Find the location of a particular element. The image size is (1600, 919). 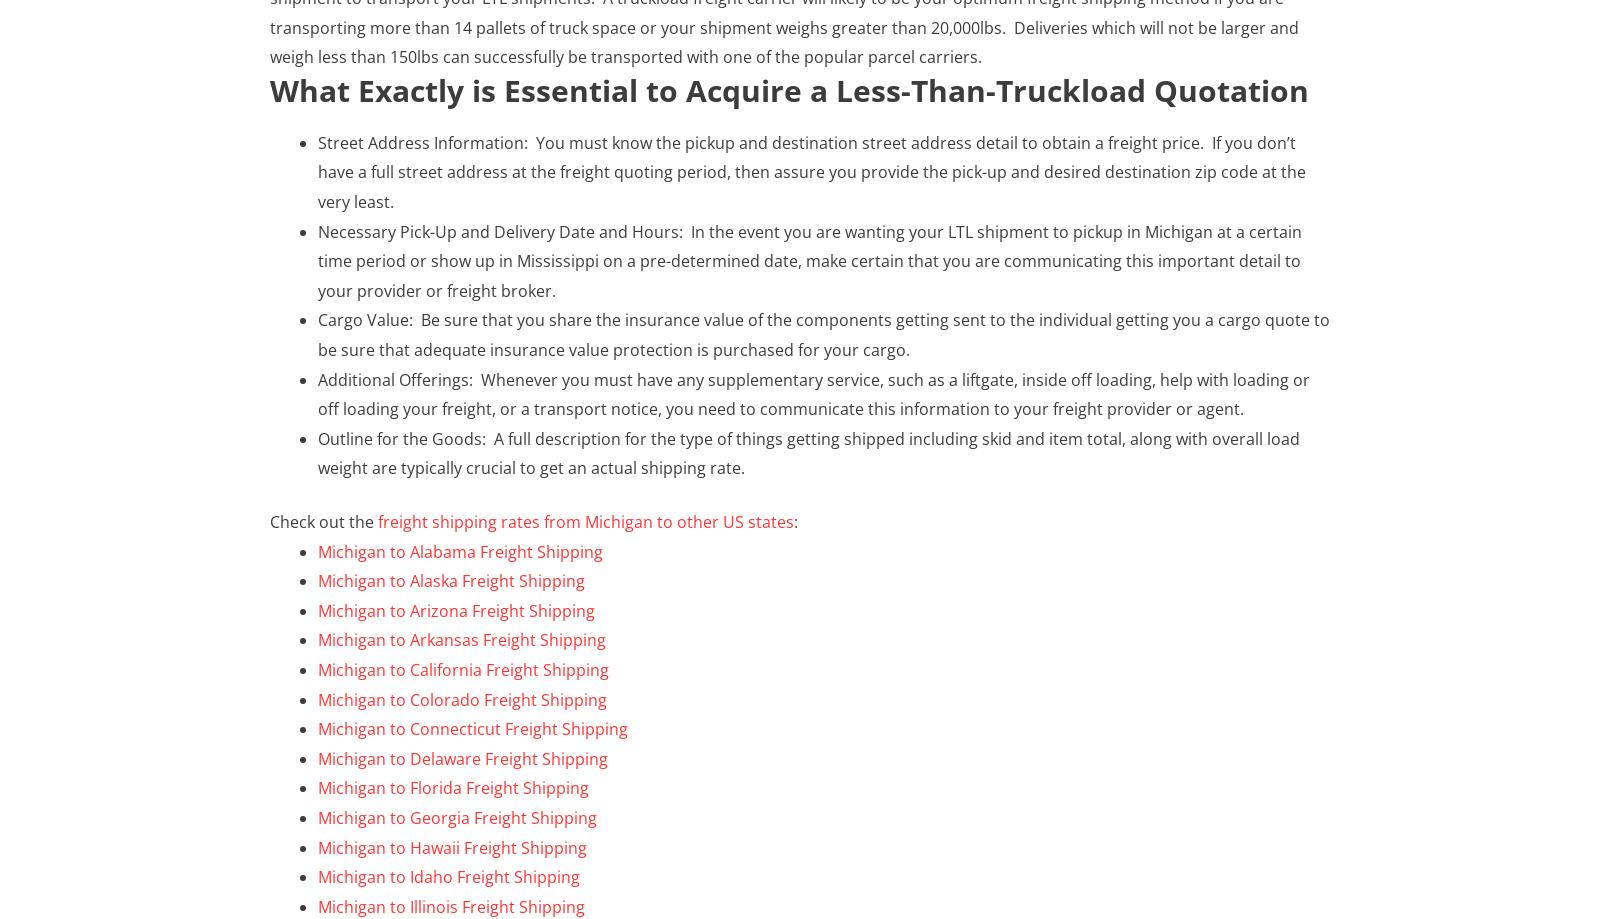

'freight shipping rates from Michigan to other US states' is located at coordinates (377, 520).